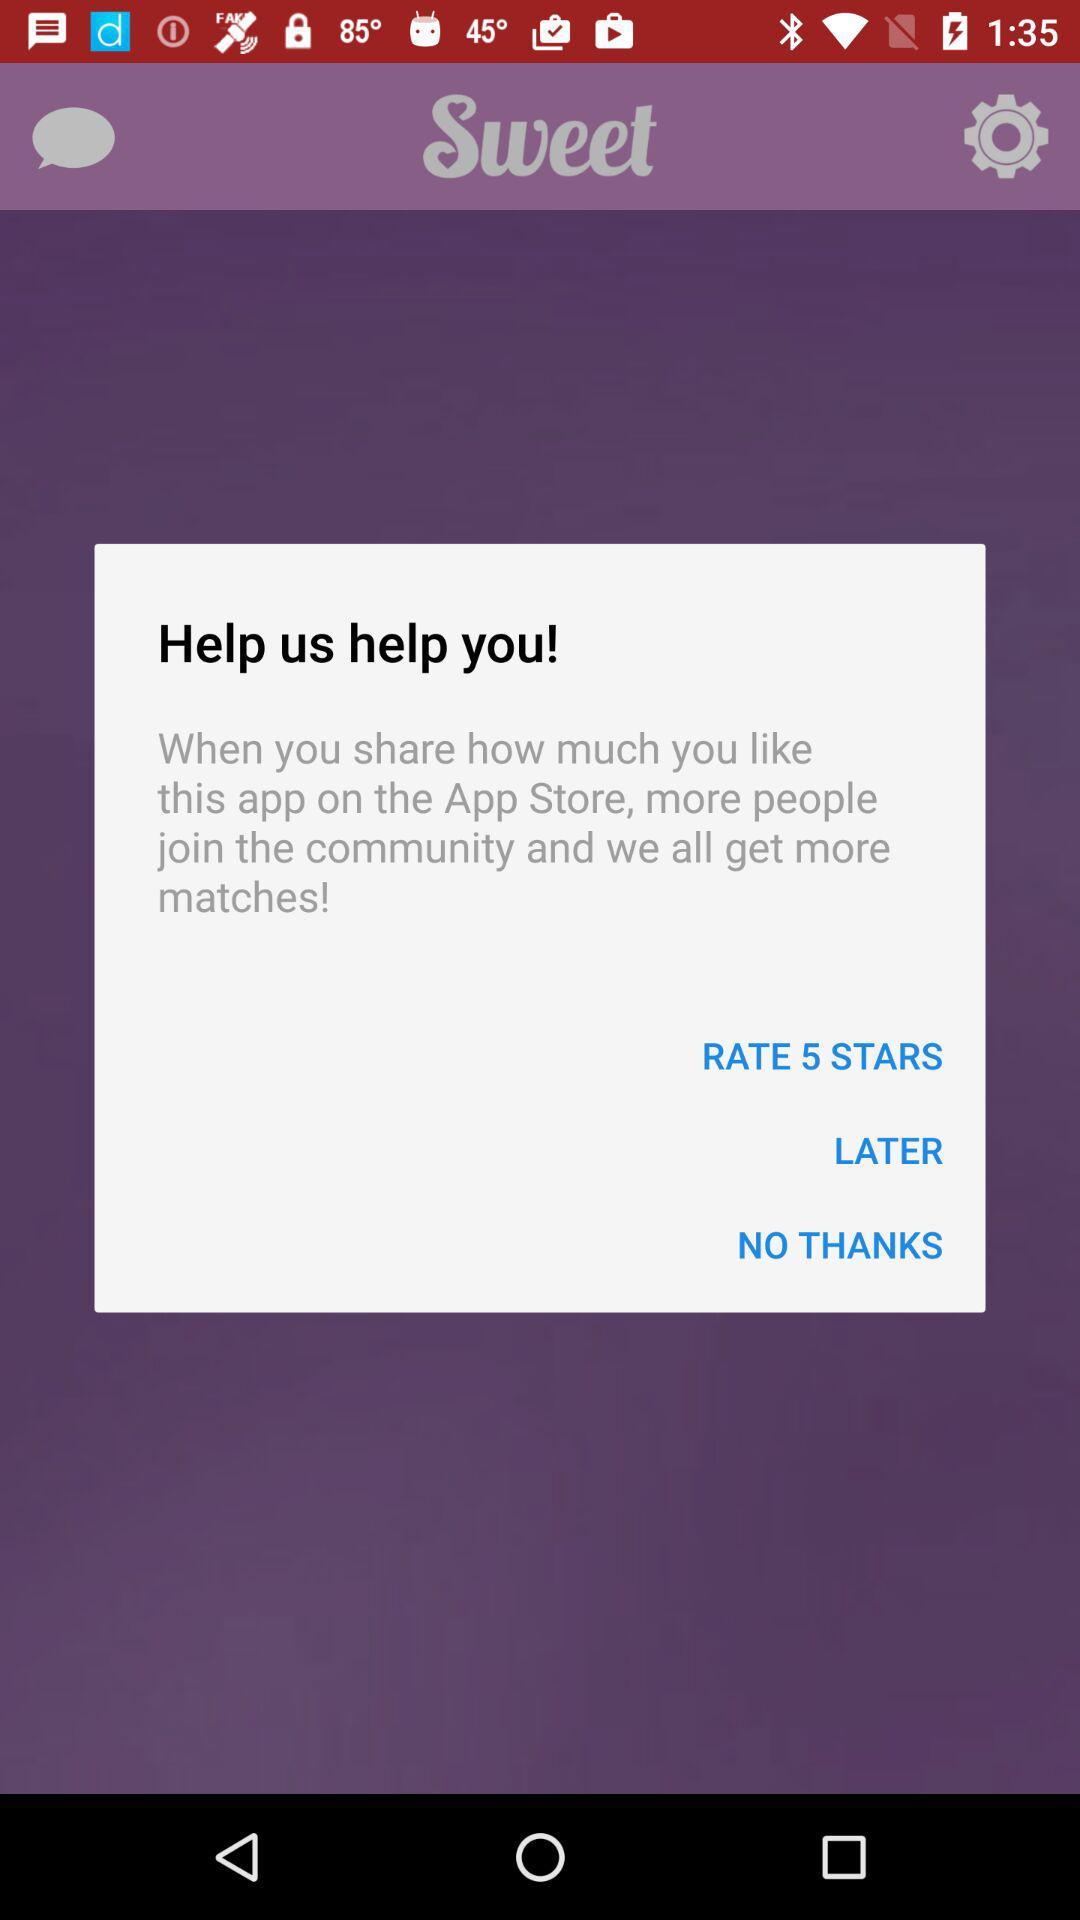 The height and width of the screenshot is (1920, 1080). I want to click on later icon, so click(887, 1149).